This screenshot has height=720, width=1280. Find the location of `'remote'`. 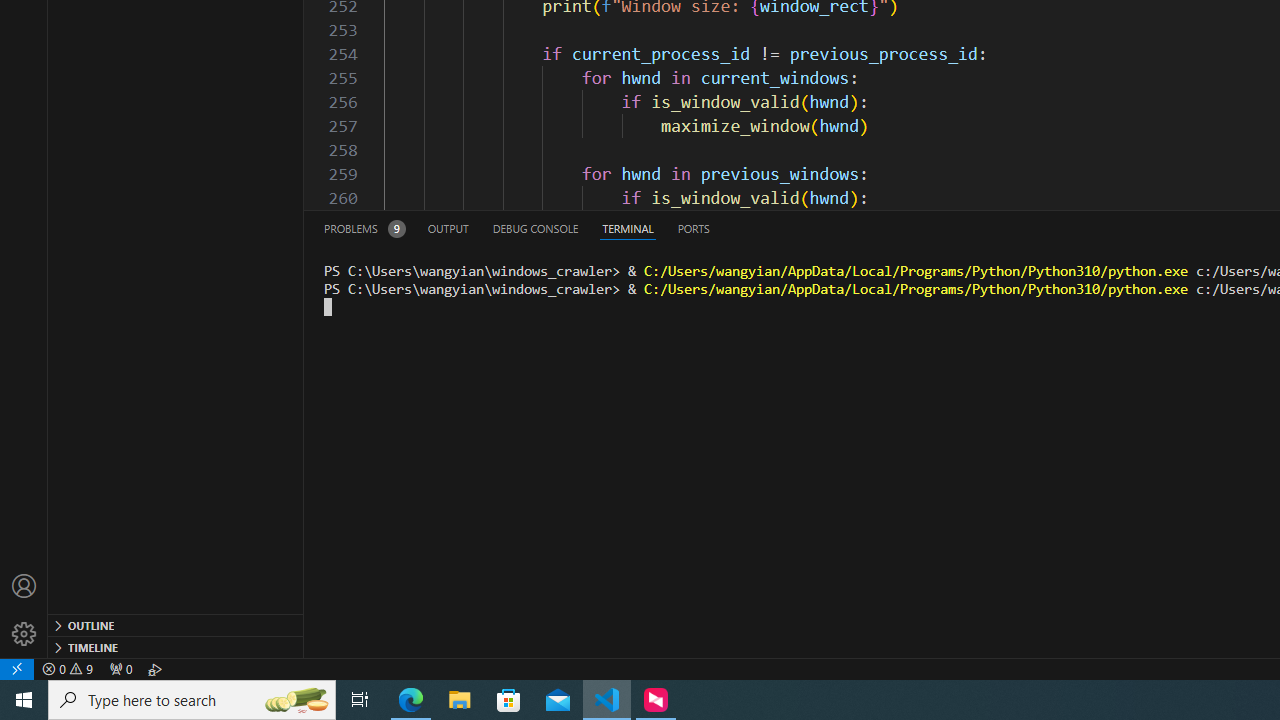

'remote' is located at coordinates (17, 668).